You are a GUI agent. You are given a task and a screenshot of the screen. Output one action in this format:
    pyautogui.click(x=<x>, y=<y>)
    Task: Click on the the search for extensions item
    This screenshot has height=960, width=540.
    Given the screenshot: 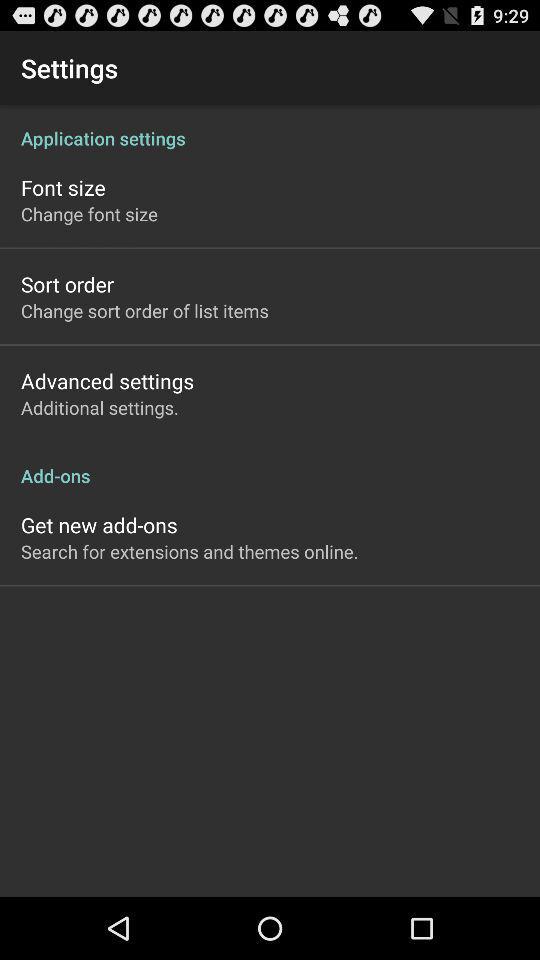 What is the action you would take?
    pyautogui.click(x=189, y=551)
    